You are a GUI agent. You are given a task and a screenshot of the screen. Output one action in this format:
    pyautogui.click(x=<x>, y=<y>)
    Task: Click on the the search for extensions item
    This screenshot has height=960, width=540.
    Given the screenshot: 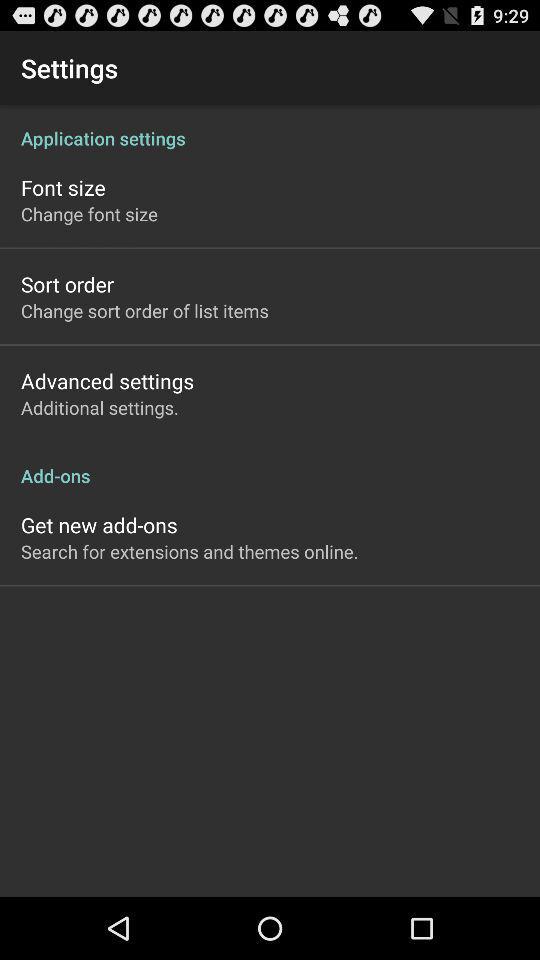 What is the action you would take?
    pyautogui.click(x=189, y=551)
    